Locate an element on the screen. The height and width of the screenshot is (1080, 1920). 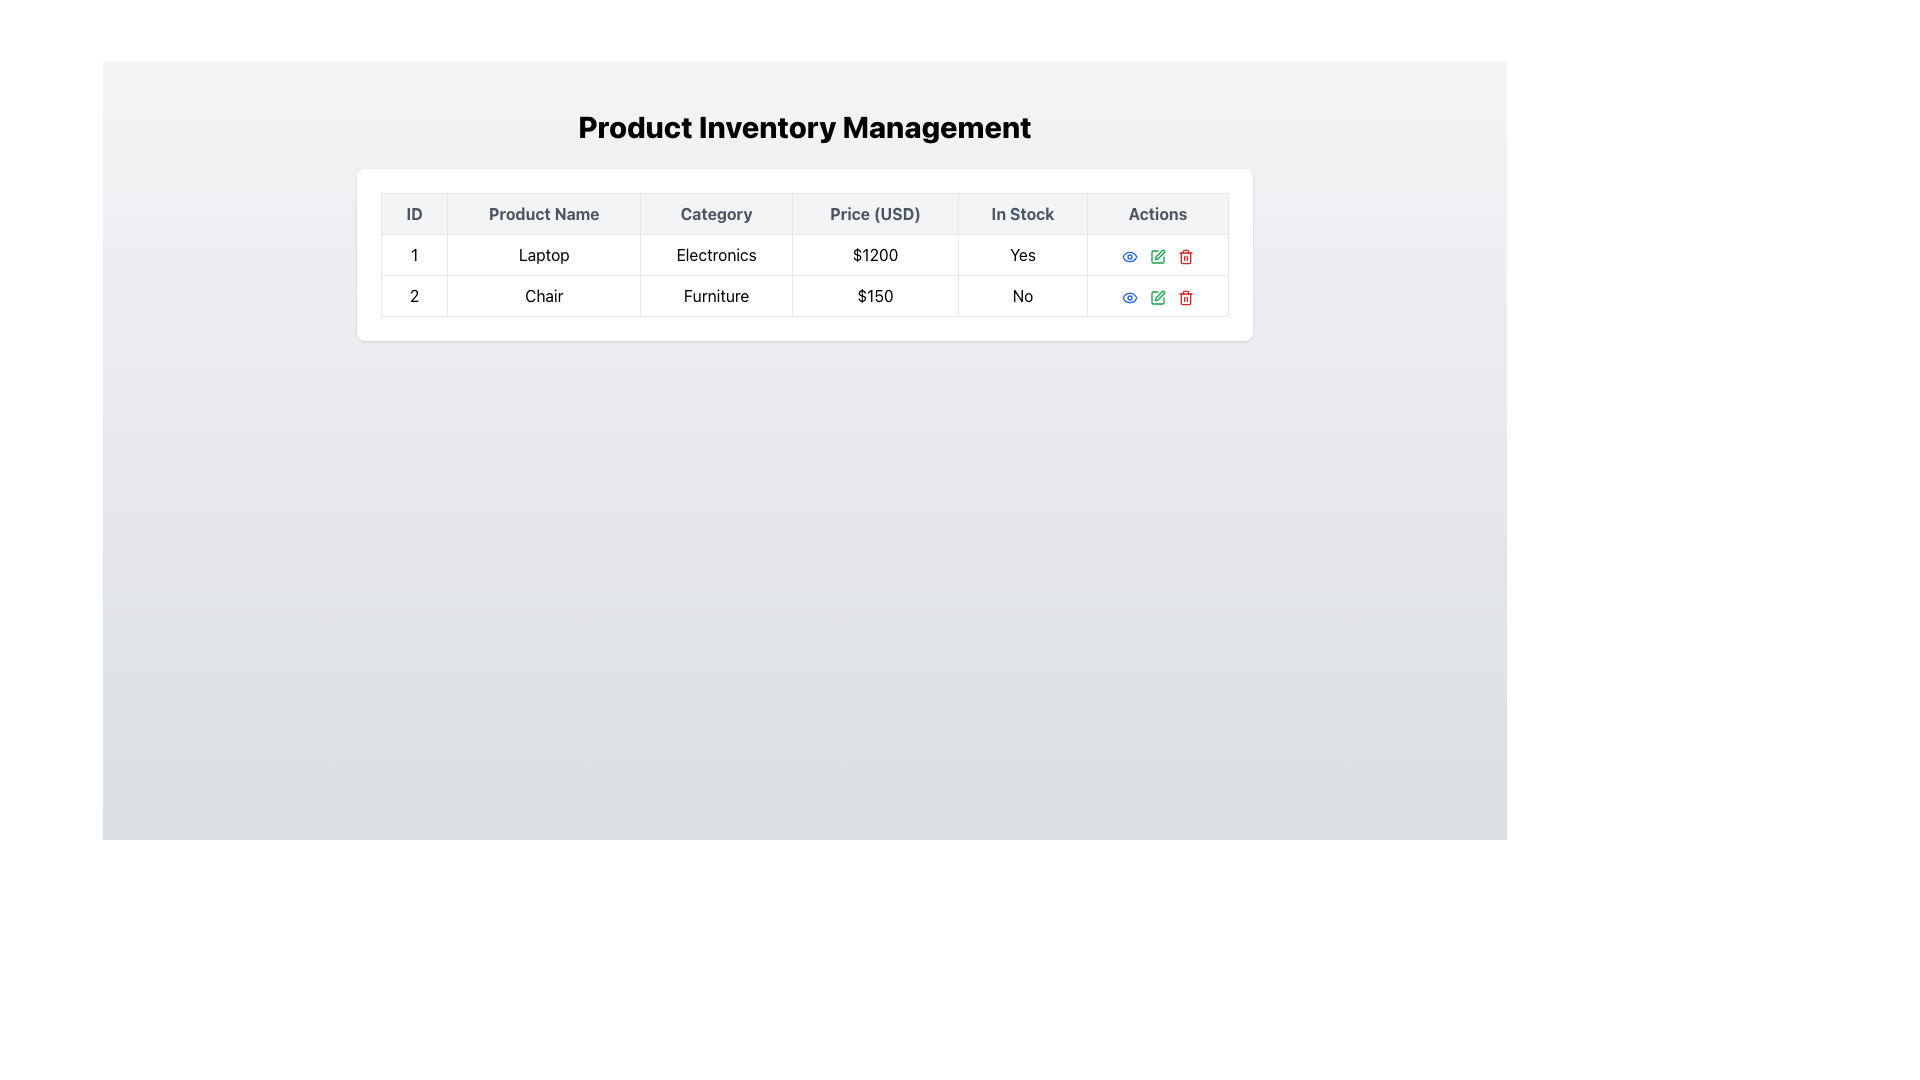
the eye-shaped icon with a blue outline in the 'Actions' column of the second row for the 'Chair' product entry is located at coordinates (1129, 254).